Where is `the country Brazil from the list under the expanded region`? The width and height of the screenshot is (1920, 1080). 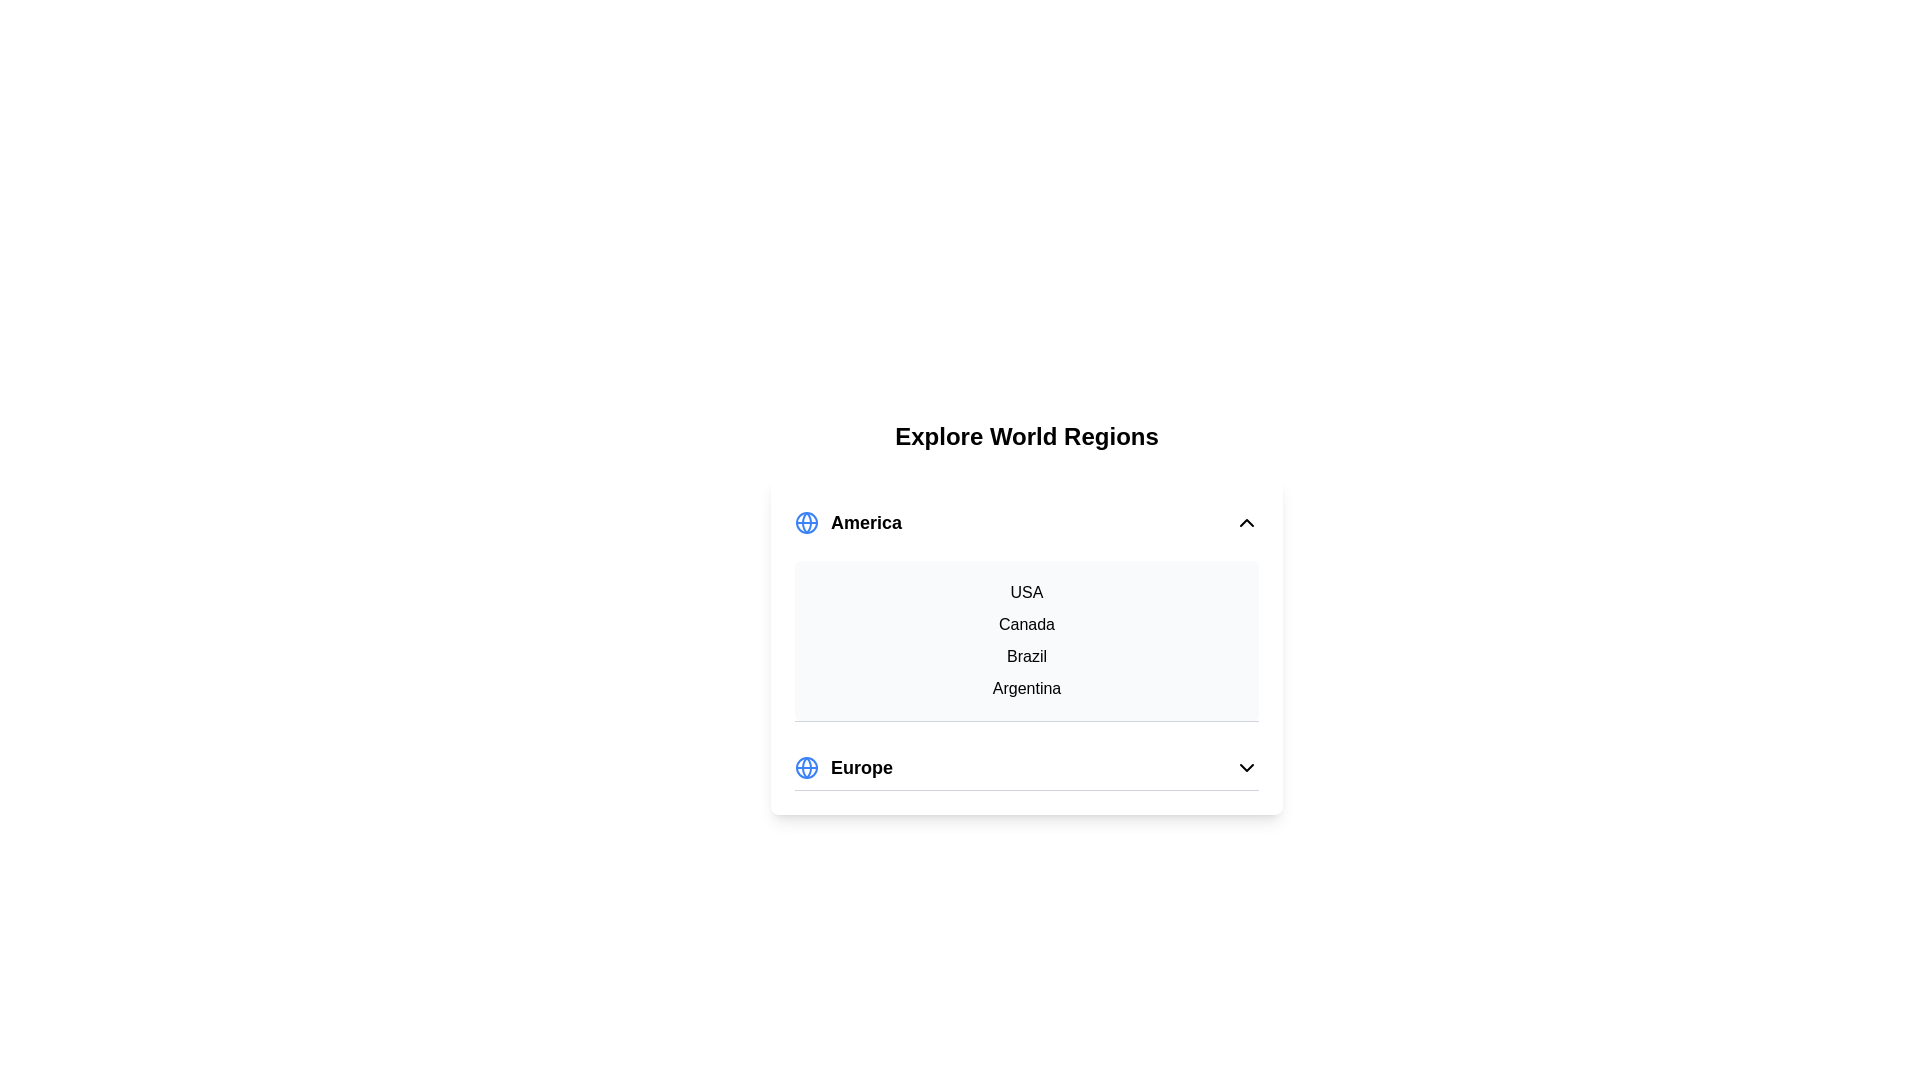
the country Brazil from the list under the expanded region is located at coordinates (1027, 656).